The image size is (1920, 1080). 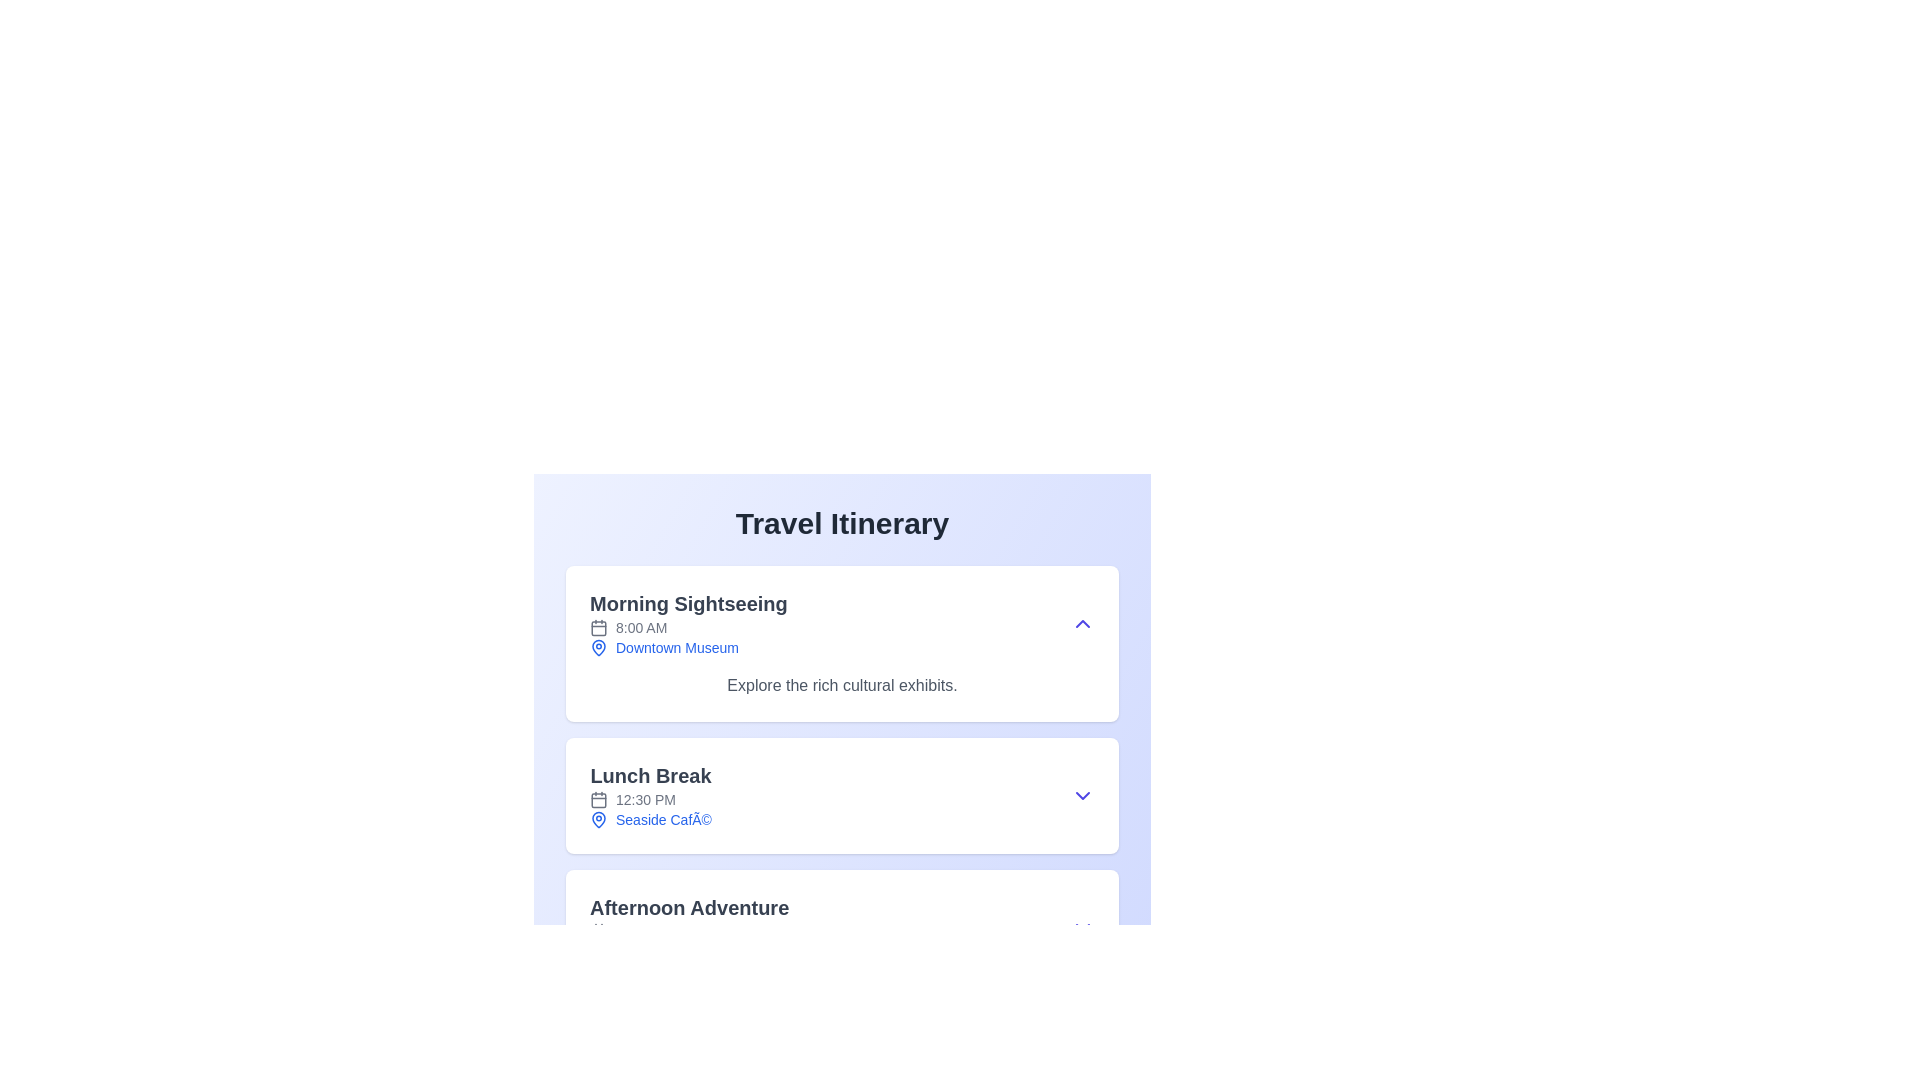 I want to click on the title text label of the itinerary item, which is located at the top of the card that includes details about the activity or event, to understand the context of the card, so click(x=688, y=603).